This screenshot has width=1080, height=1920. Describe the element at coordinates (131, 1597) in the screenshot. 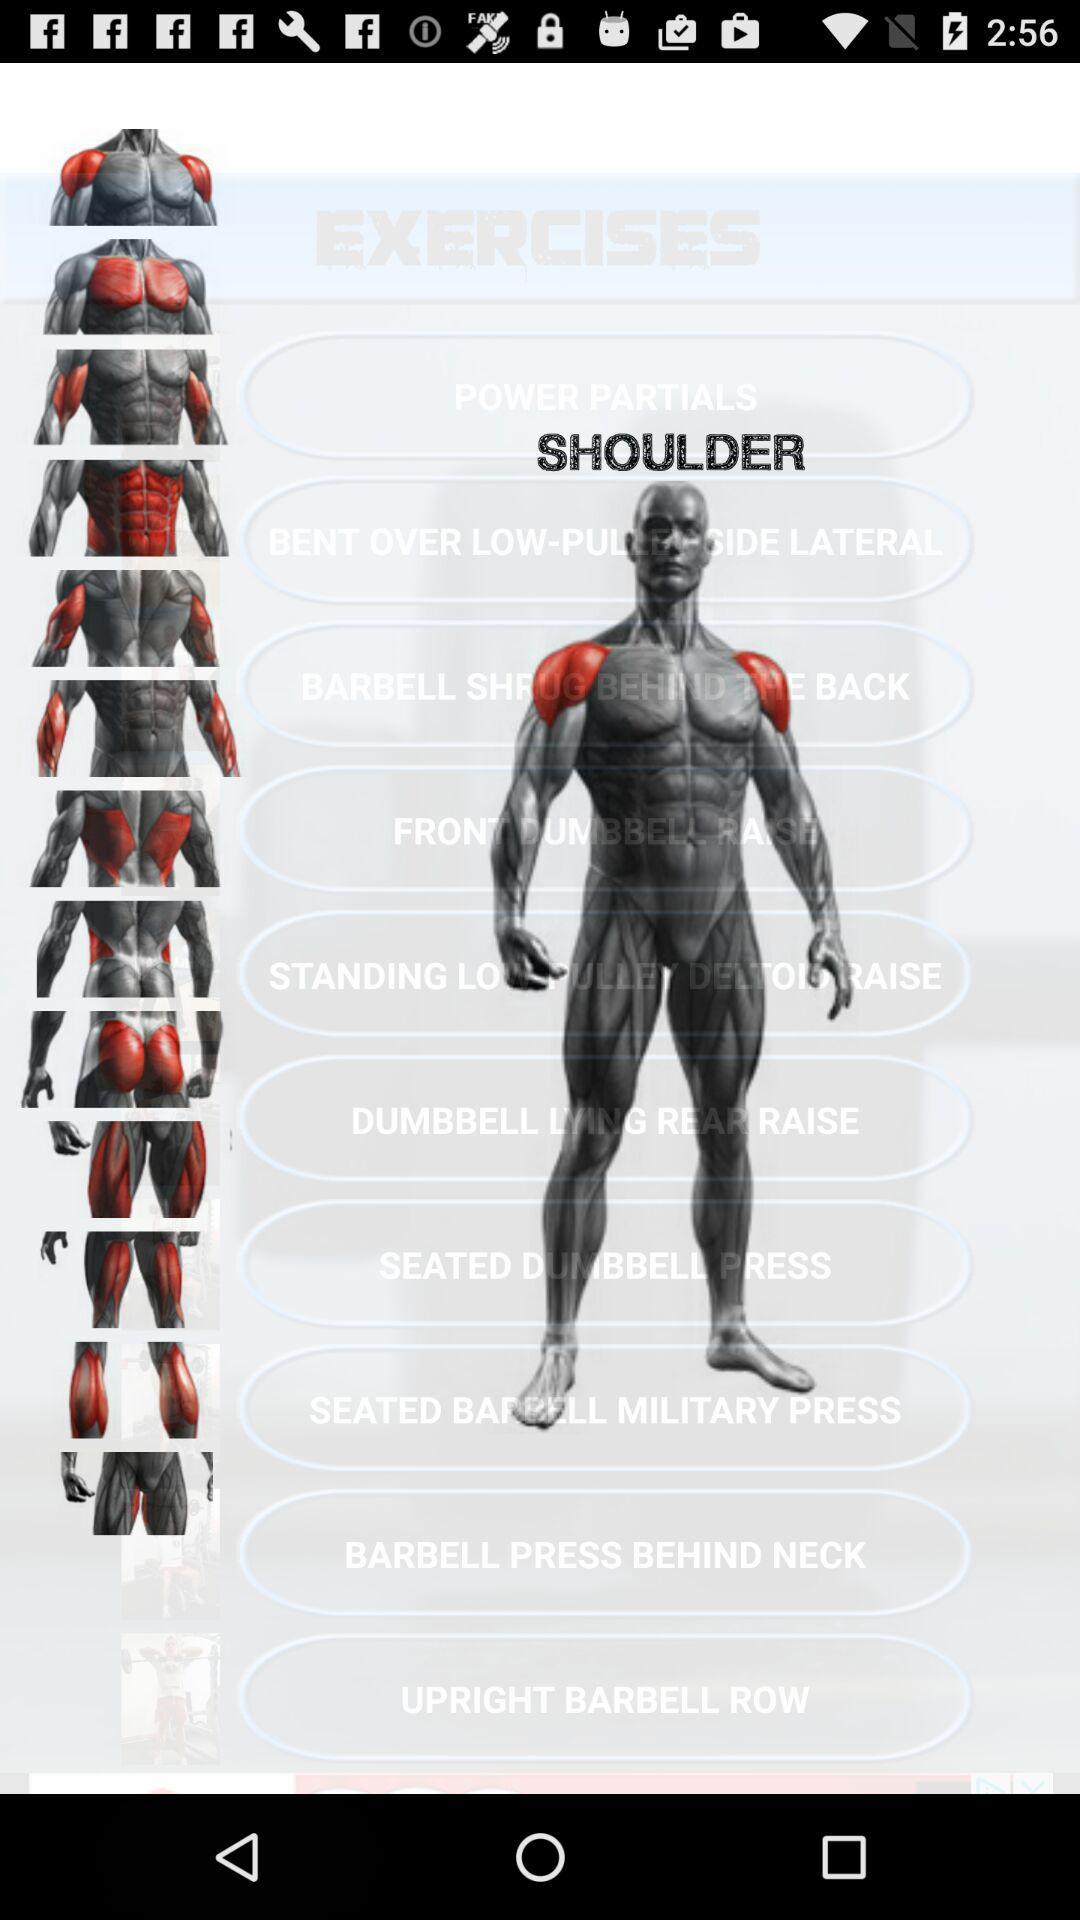

I see `the sliders icon` at that location.